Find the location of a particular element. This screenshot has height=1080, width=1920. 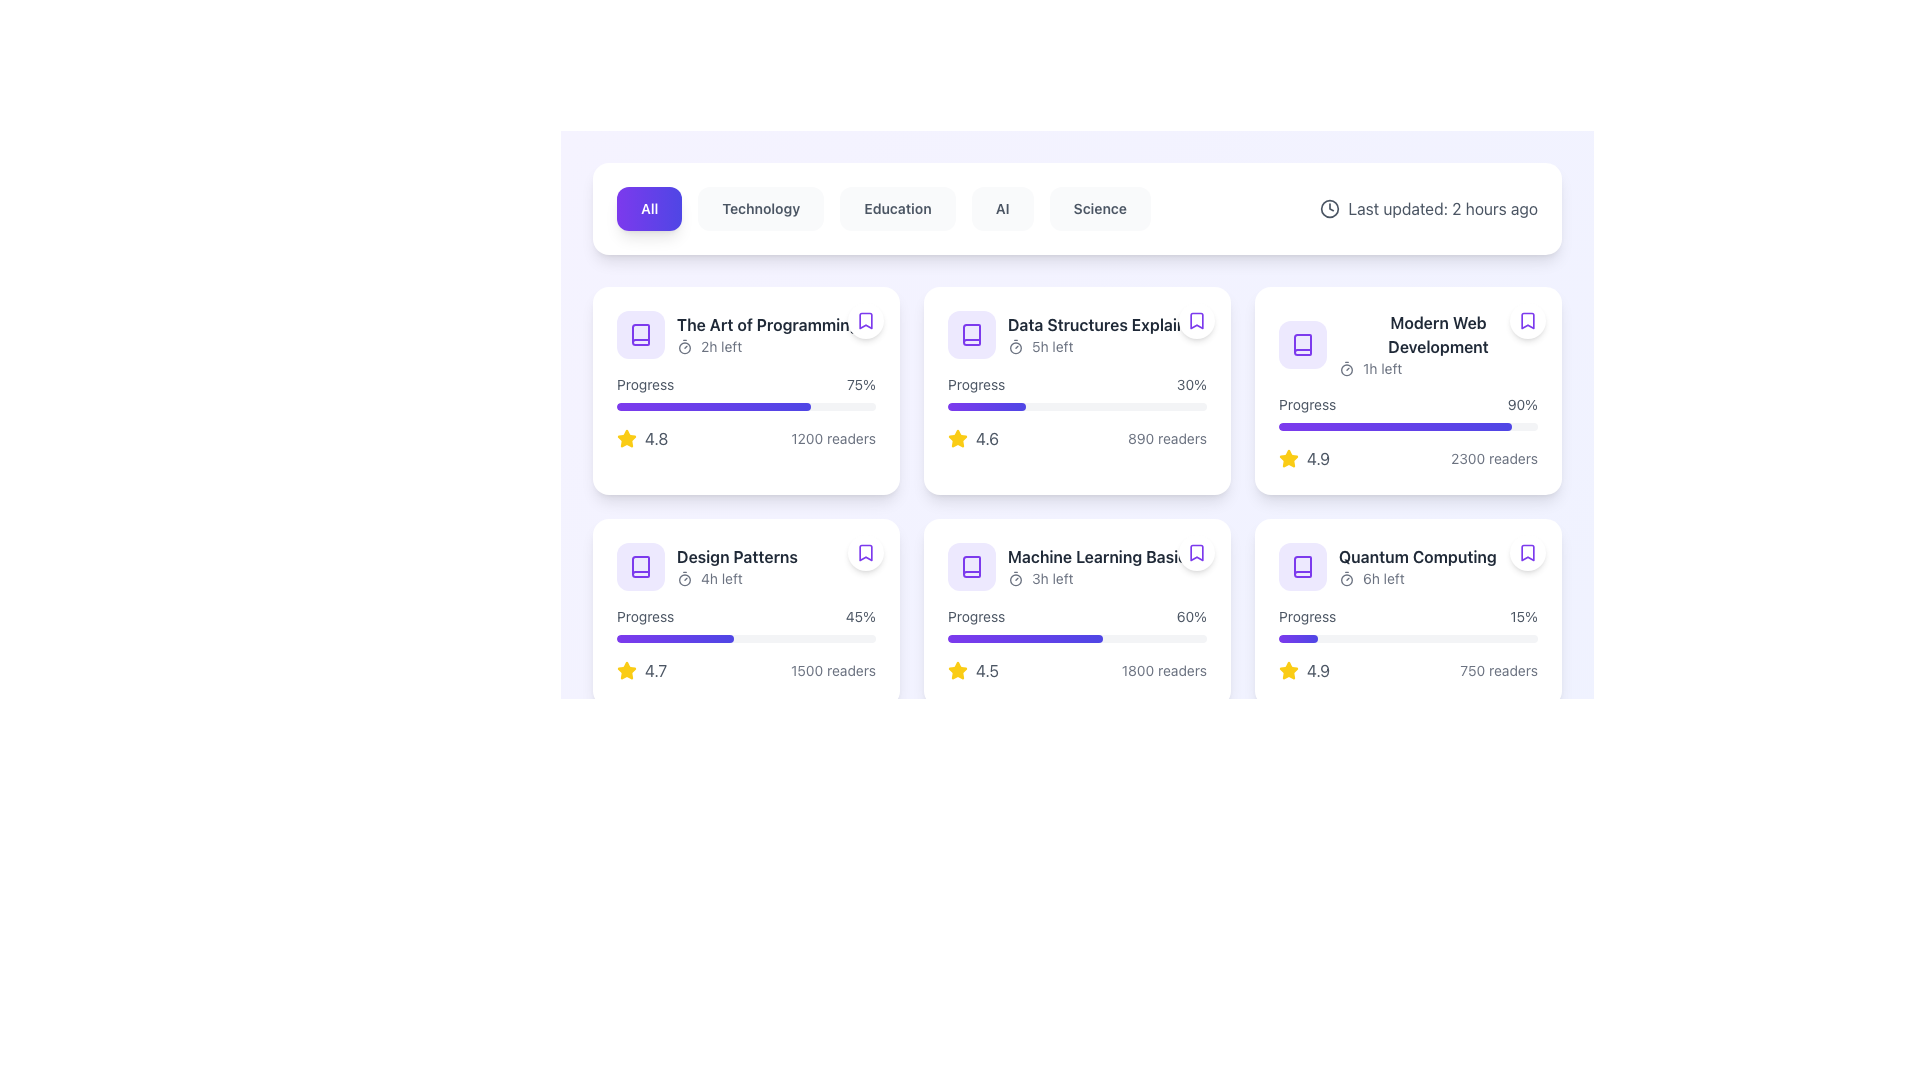

the circular bookmark icon button located in the top-right corner of the 'Design Patterns' card is located at coordinates (865, 552).